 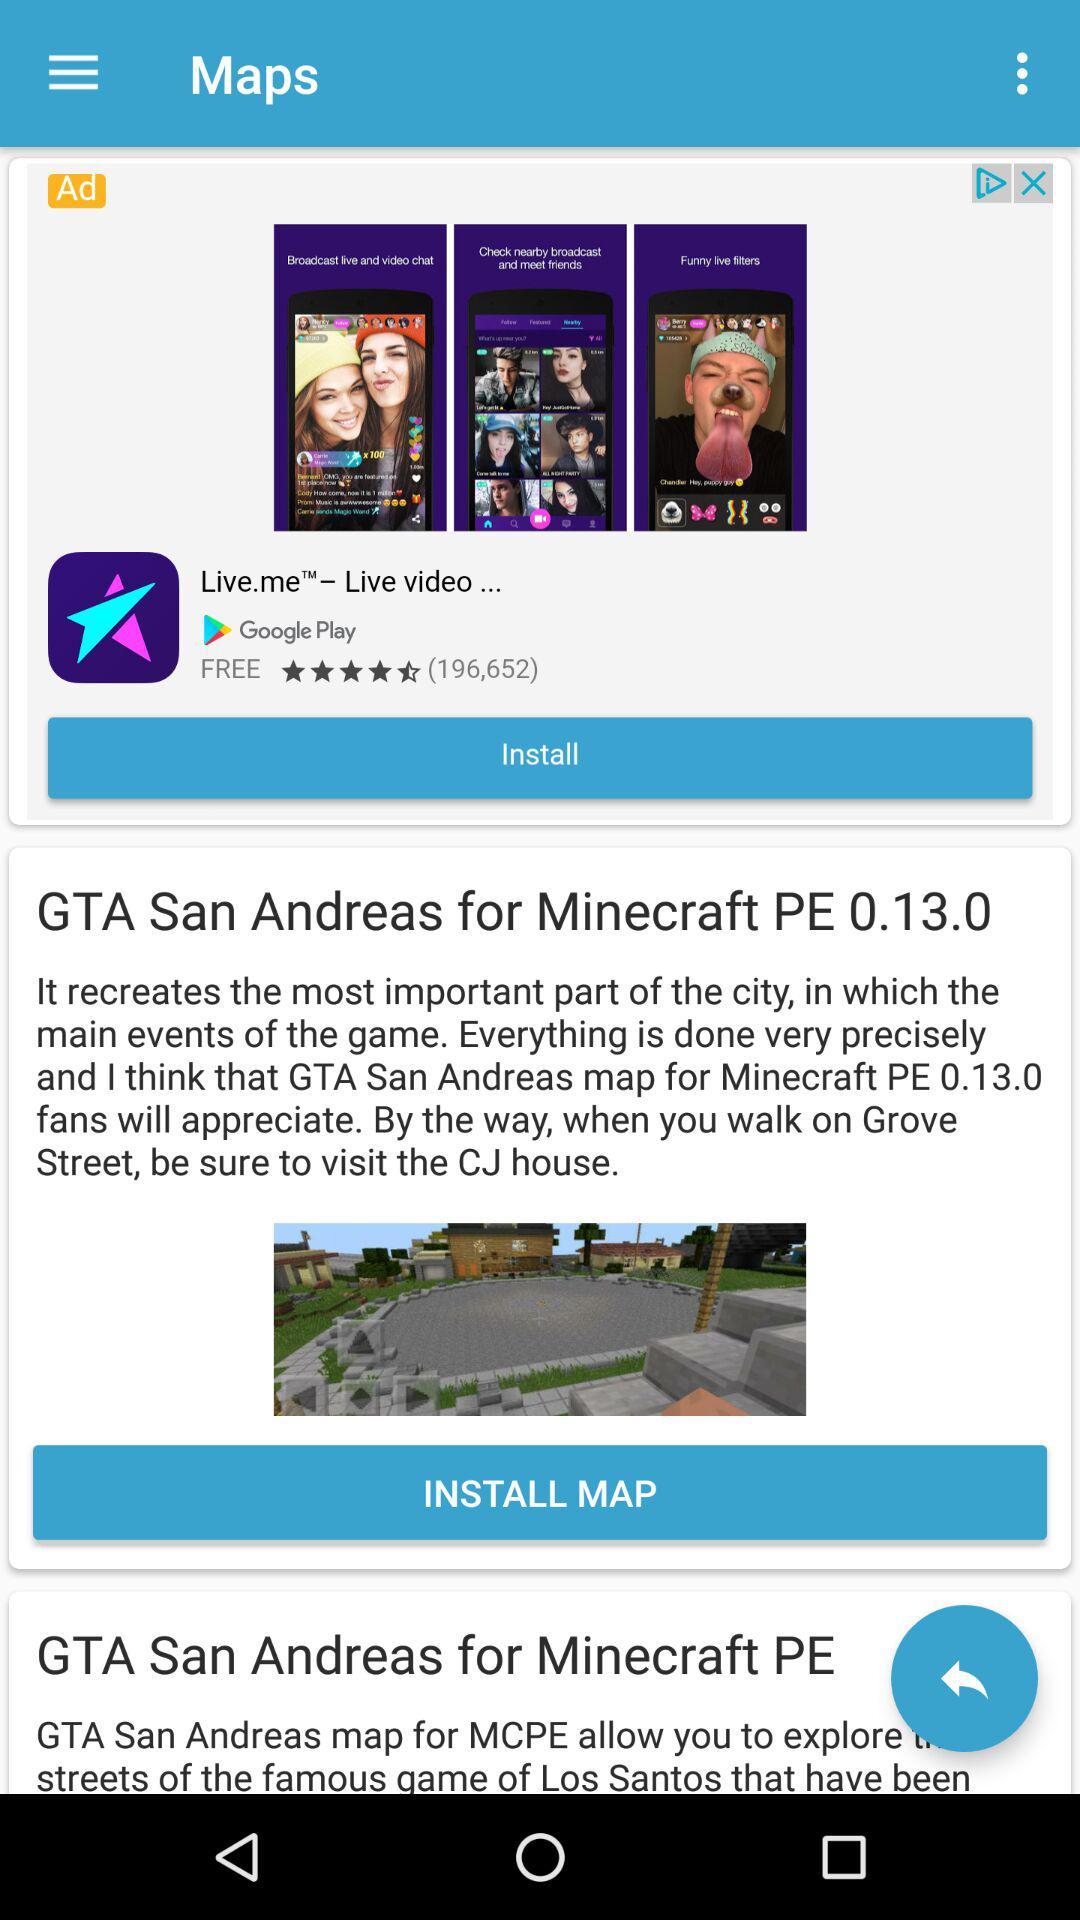 I want to click on advertisement, so click(x=540, y=491).